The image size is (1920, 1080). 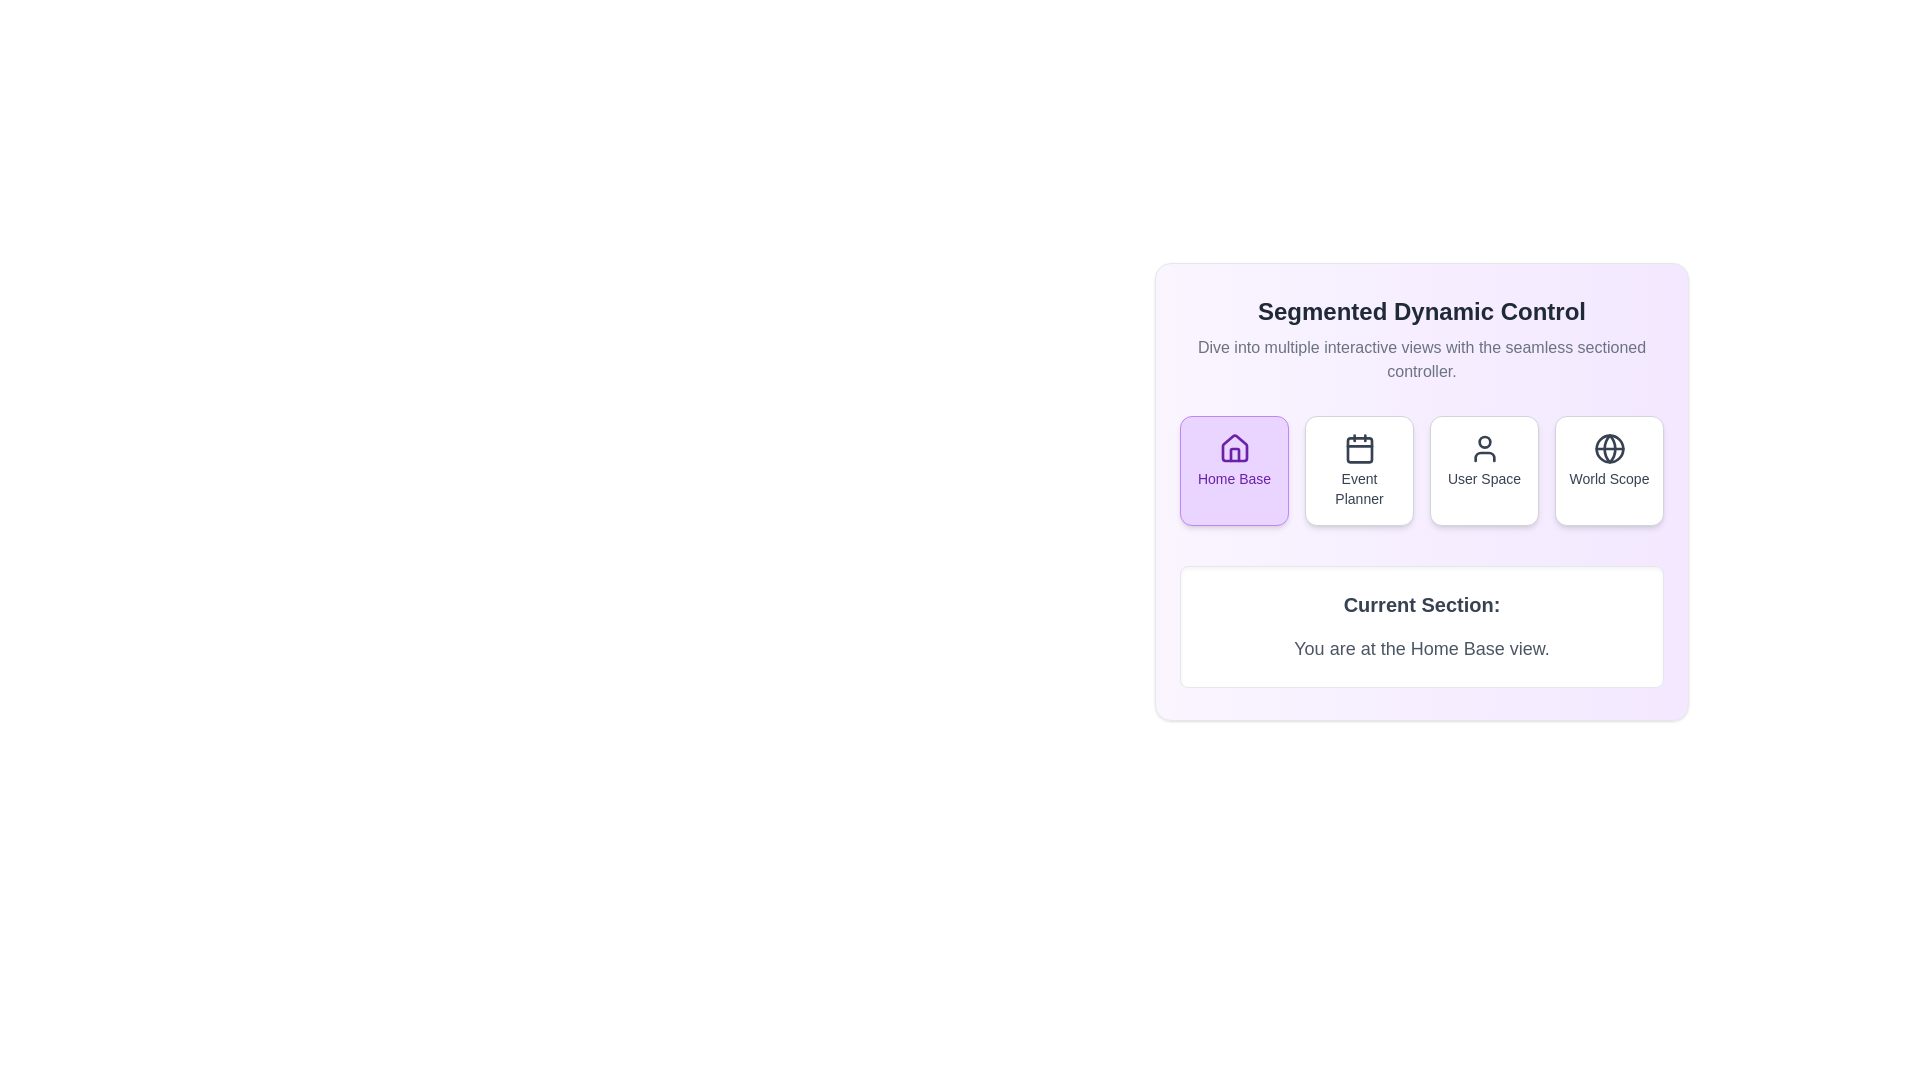 What do you see at coordinates (1420, 604) in the screenshot?
I see `the bold text label that reads 'Current Section:' which is centrally positioned within a white-rounded rectangular area near the bottom of the interface` at bounding box center [1420, 604].